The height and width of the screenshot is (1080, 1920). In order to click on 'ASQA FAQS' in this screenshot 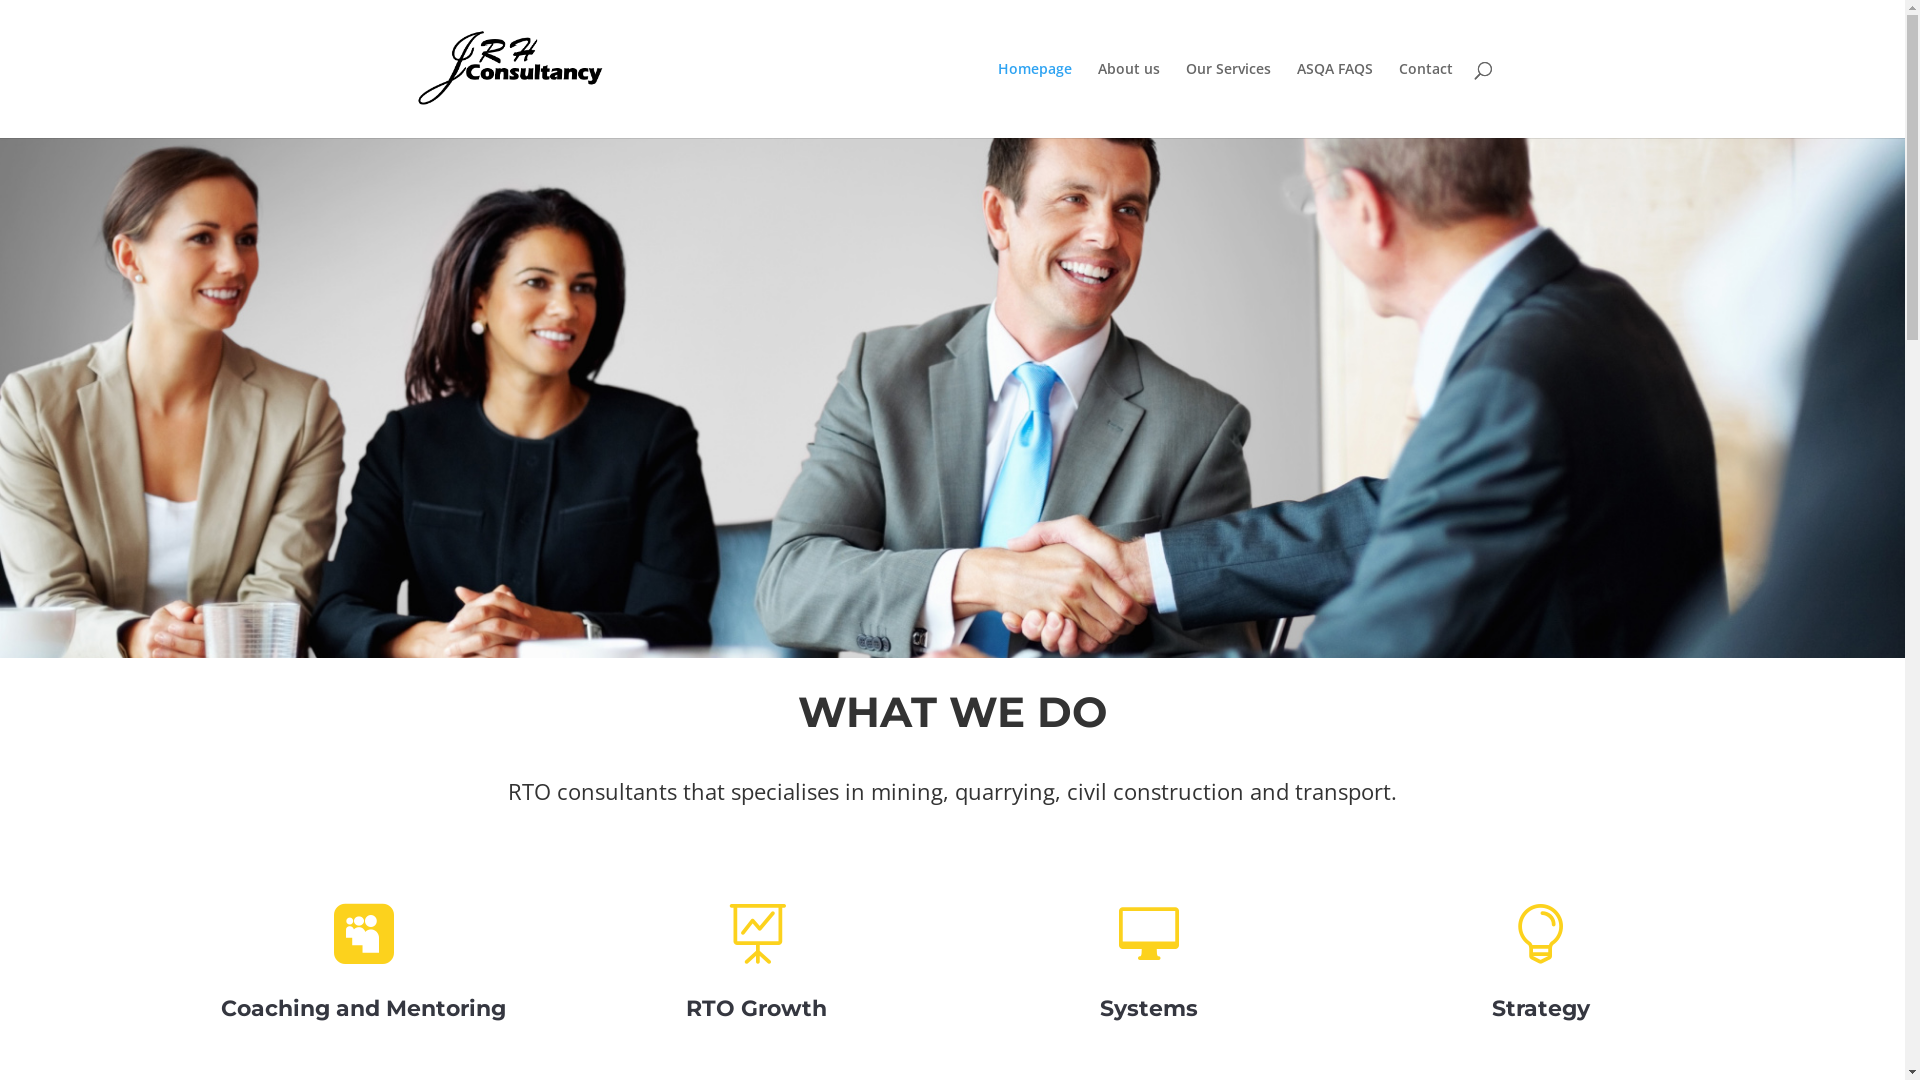, I will do `click(1334, 100)`.